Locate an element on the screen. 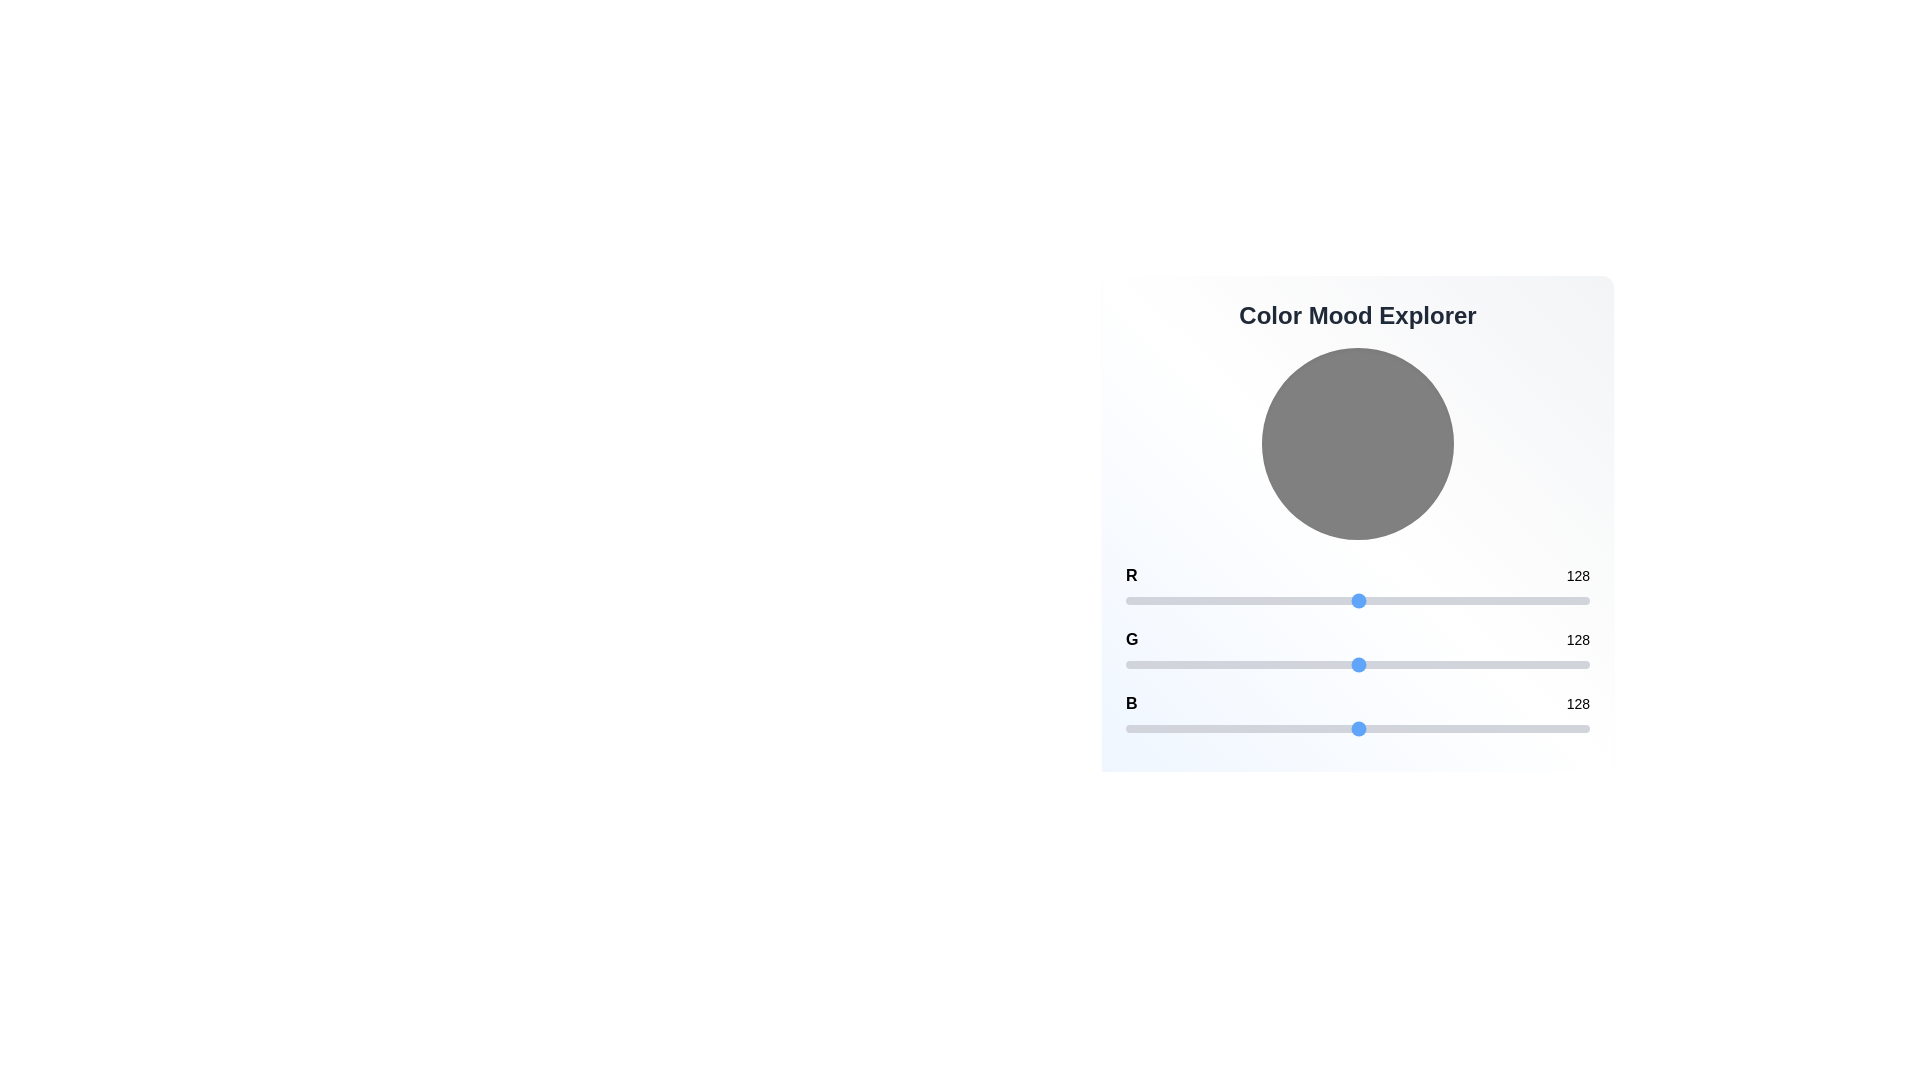 The image size is (1920, 1080). the 0 slider to set its value to 215 is located at coordinates (1517, 600).